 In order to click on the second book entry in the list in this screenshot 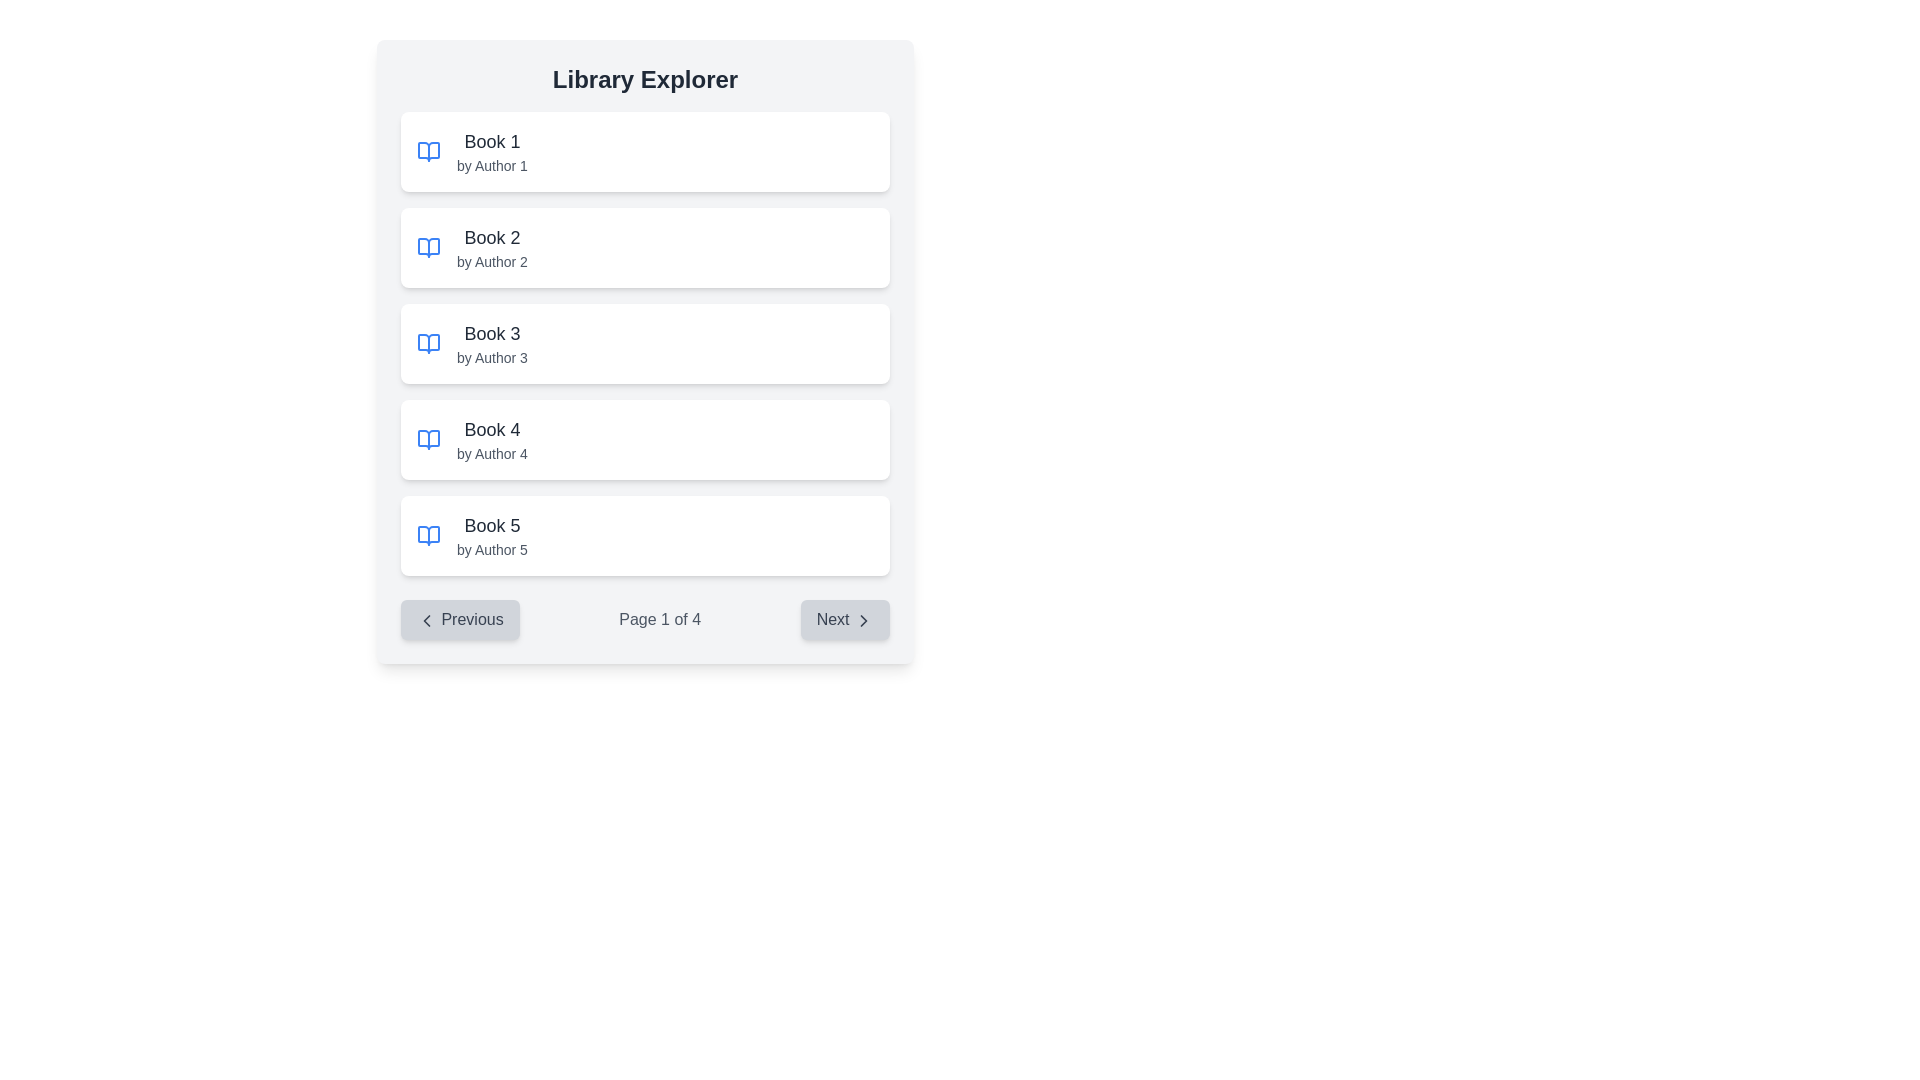, I will do `click(645, 246)`.